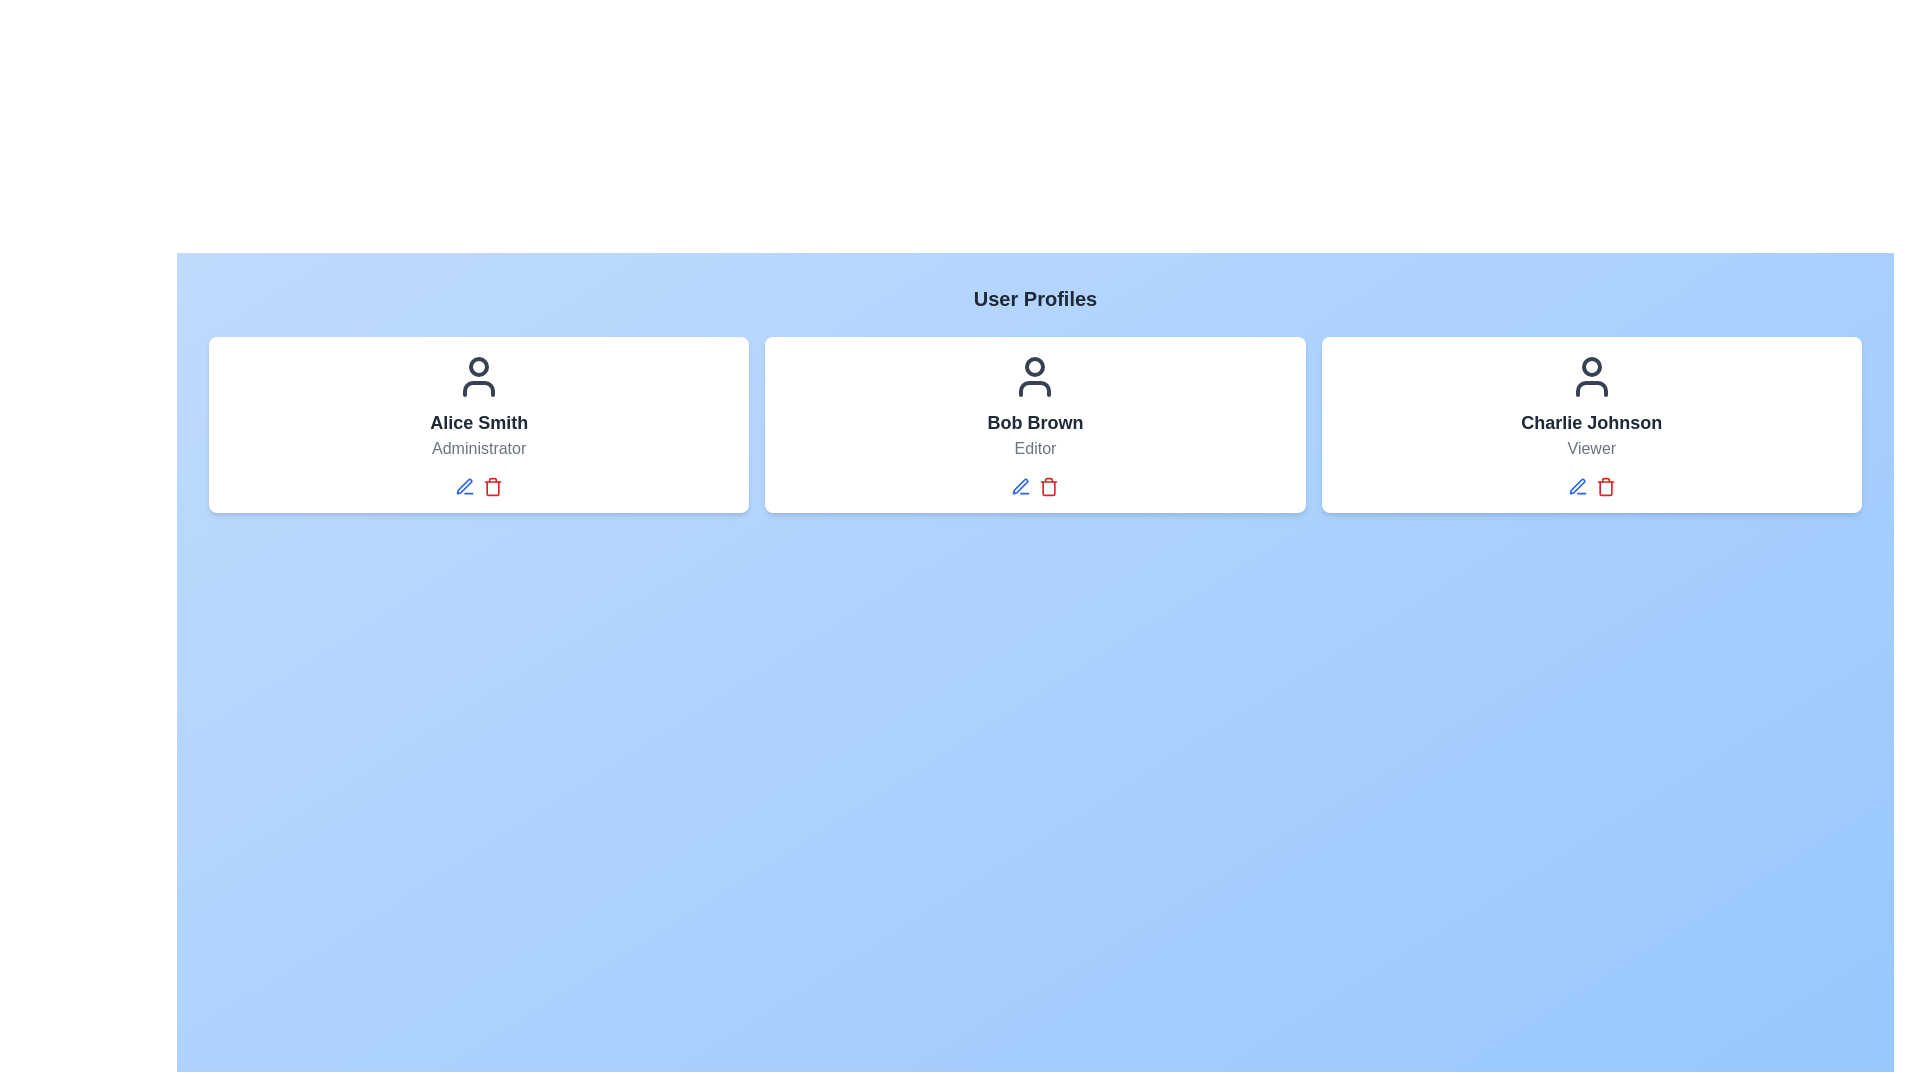 The height and width of the screenshot is (1080, 1920). What do you see at coordinates (478, 447) in the screenshot?
I see `the 'Administrator' text label located beneath the name 'Alice Smith' in her profile section` at bounding box center [478, 447].